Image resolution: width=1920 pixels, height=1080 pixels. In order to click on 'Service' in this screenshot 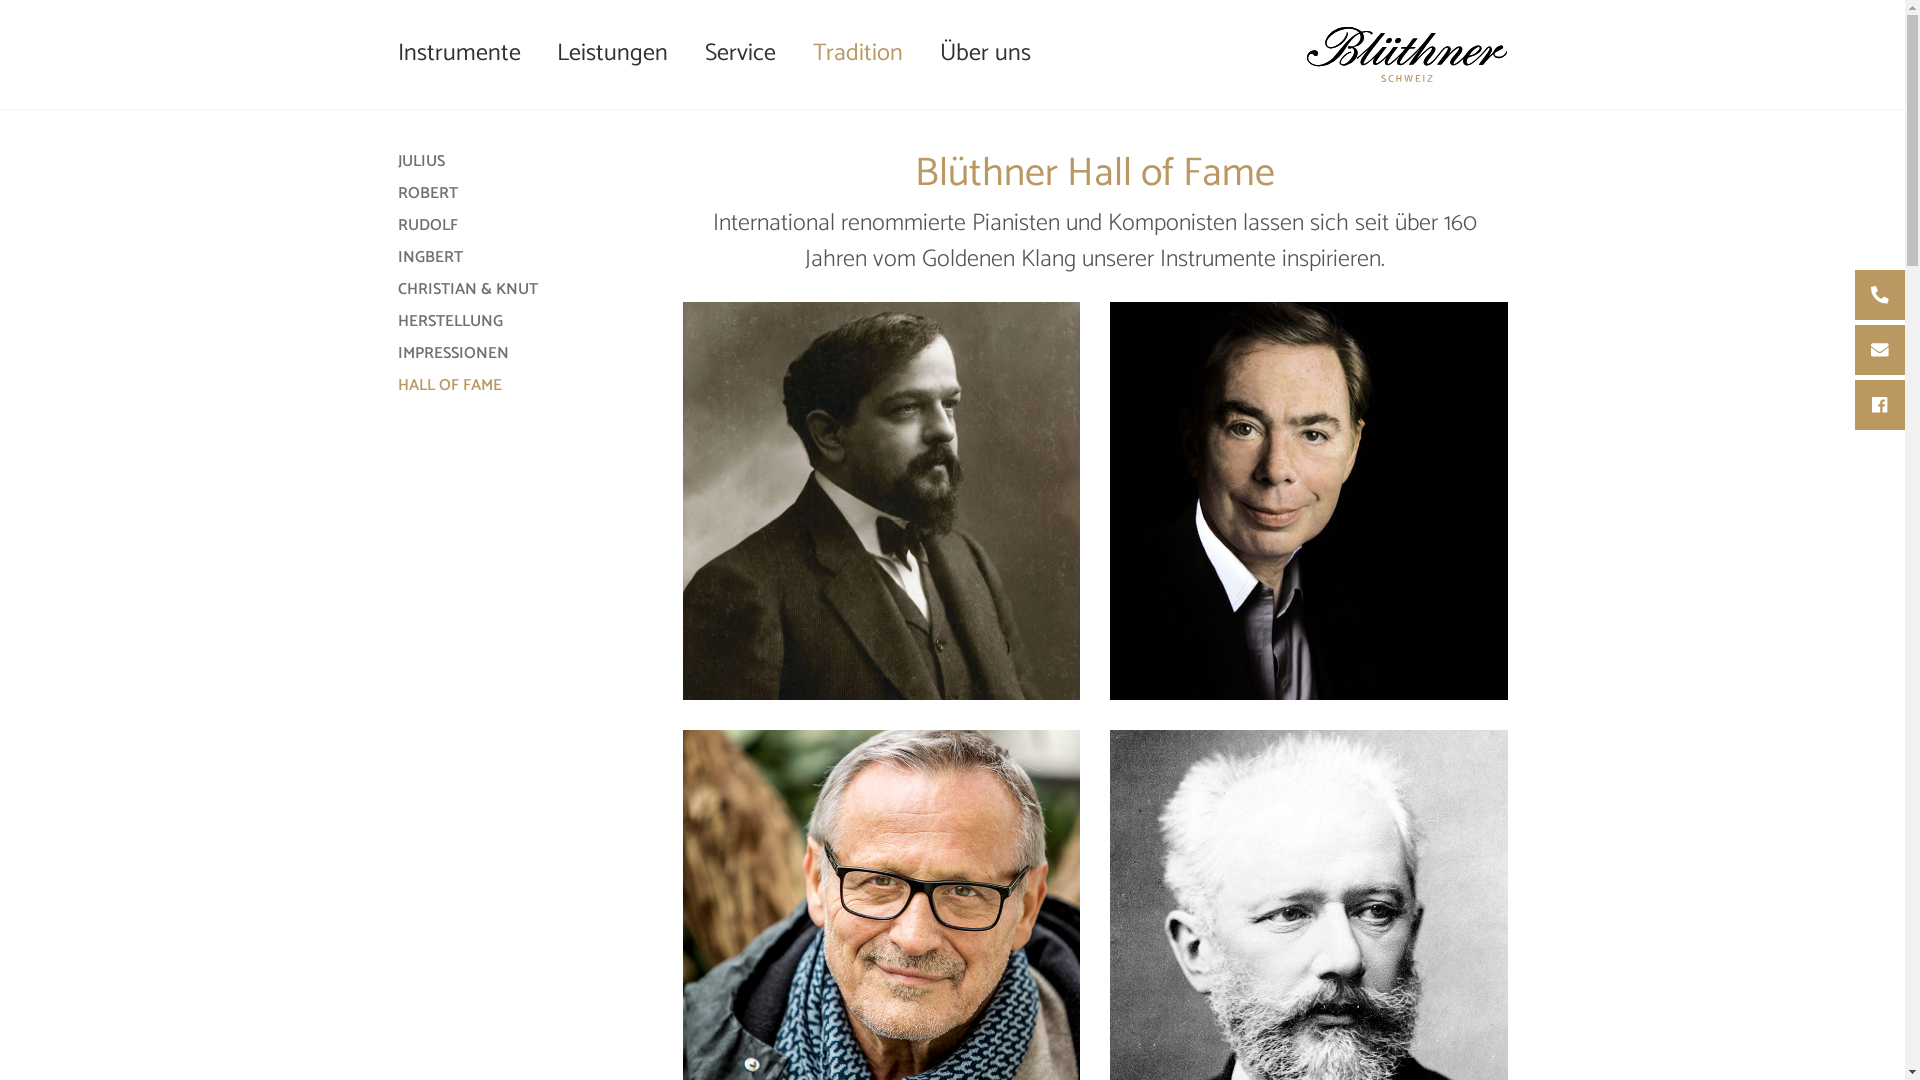, I will do `click(739, 53)`.